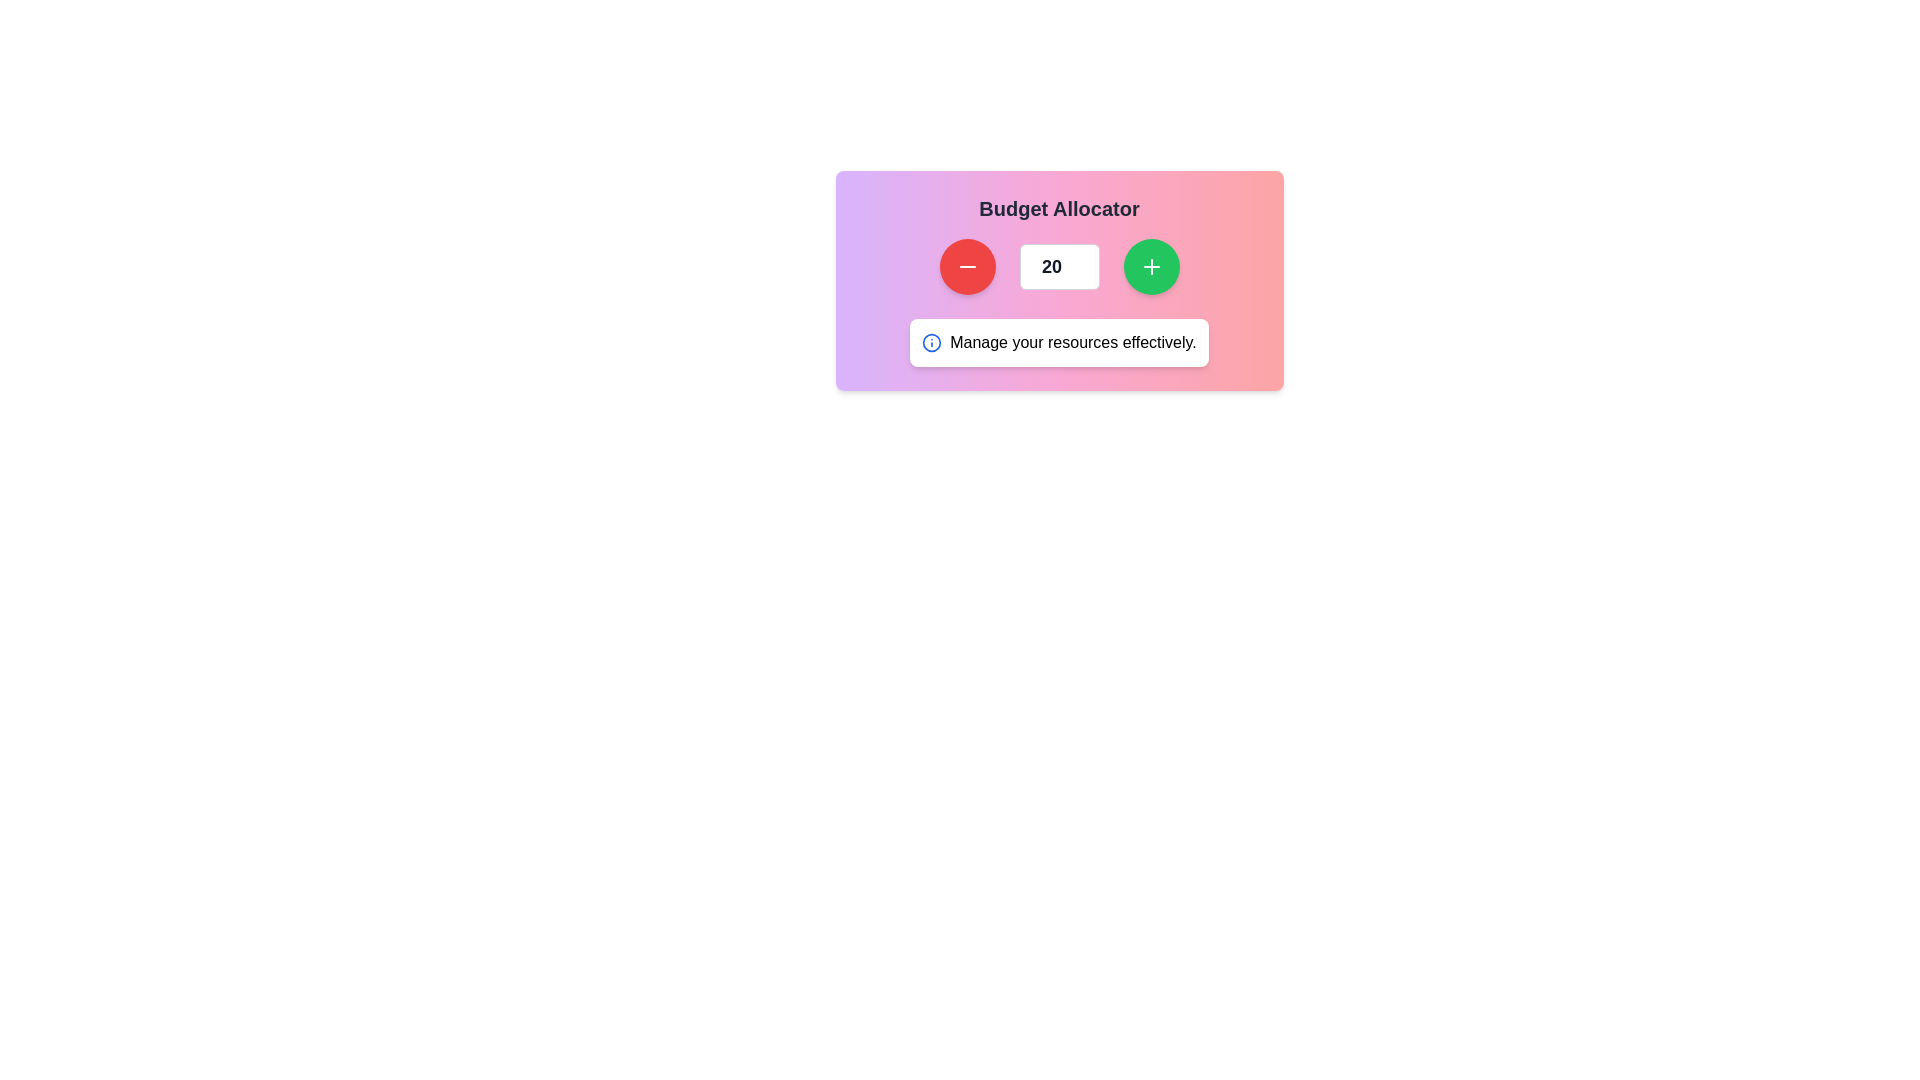 This screenshot has height=1080, width=1920. I want to click on the minimalistic minus icon centered within the circular red button to decrement the value in the 'Budget Allocator' interface, so click(967, 265).